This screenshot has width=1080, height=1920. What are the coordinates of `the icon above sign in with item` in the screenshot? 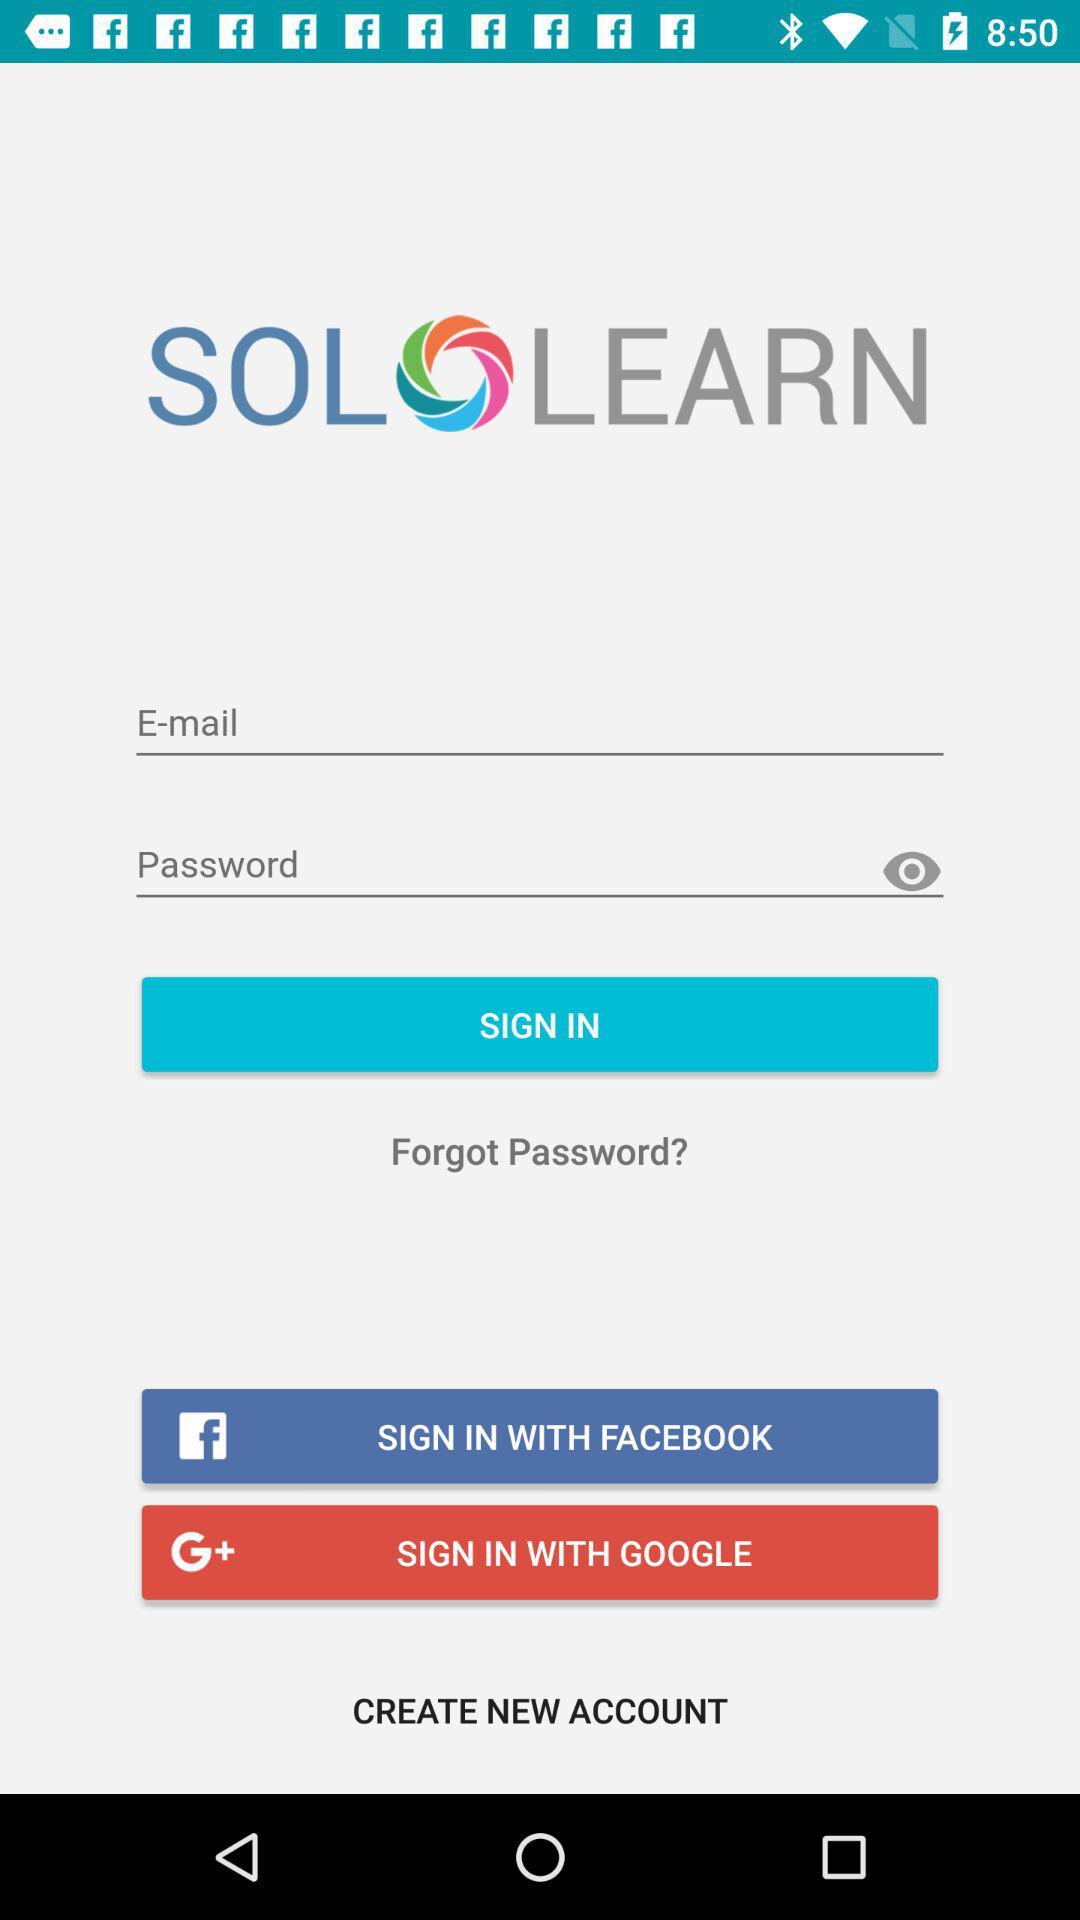 It's located at (538, 1150).